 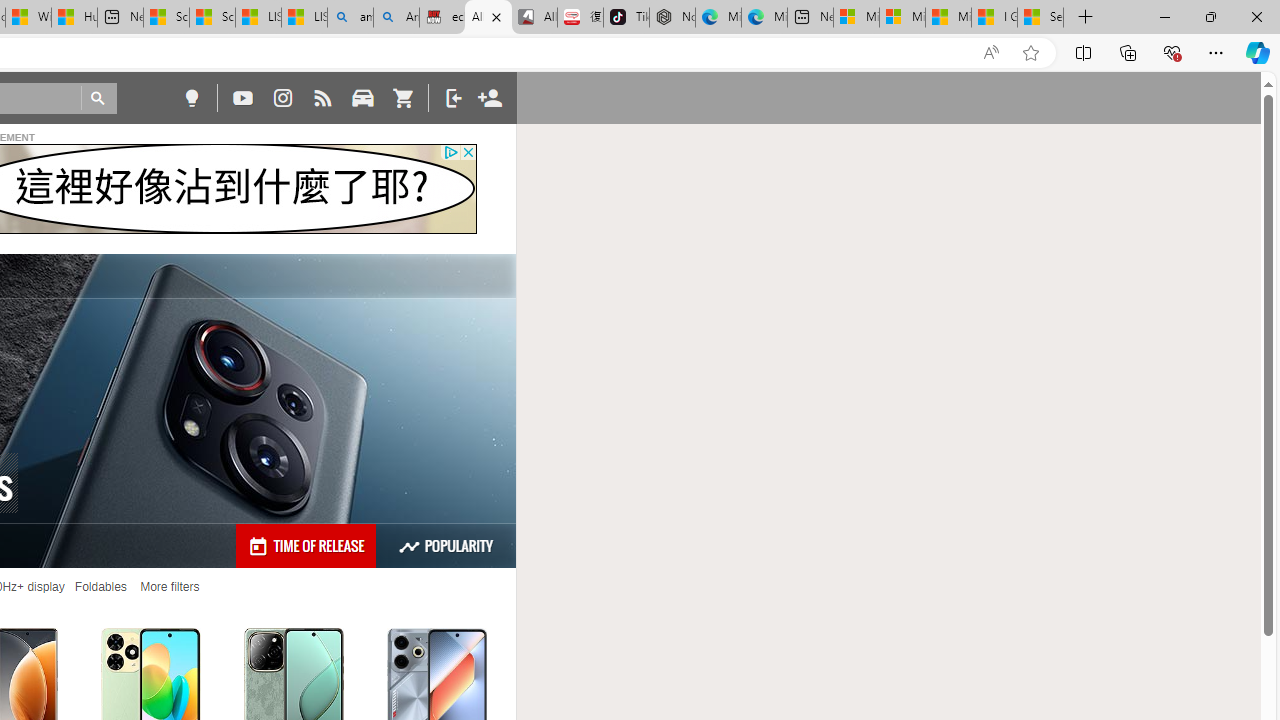 What do you see at coordinates (994, 17) in the screenshot?
I see `'I Gained 20 Pounds of Muscle in 30 Days! | Watch'` at bounding box center [994, 17].